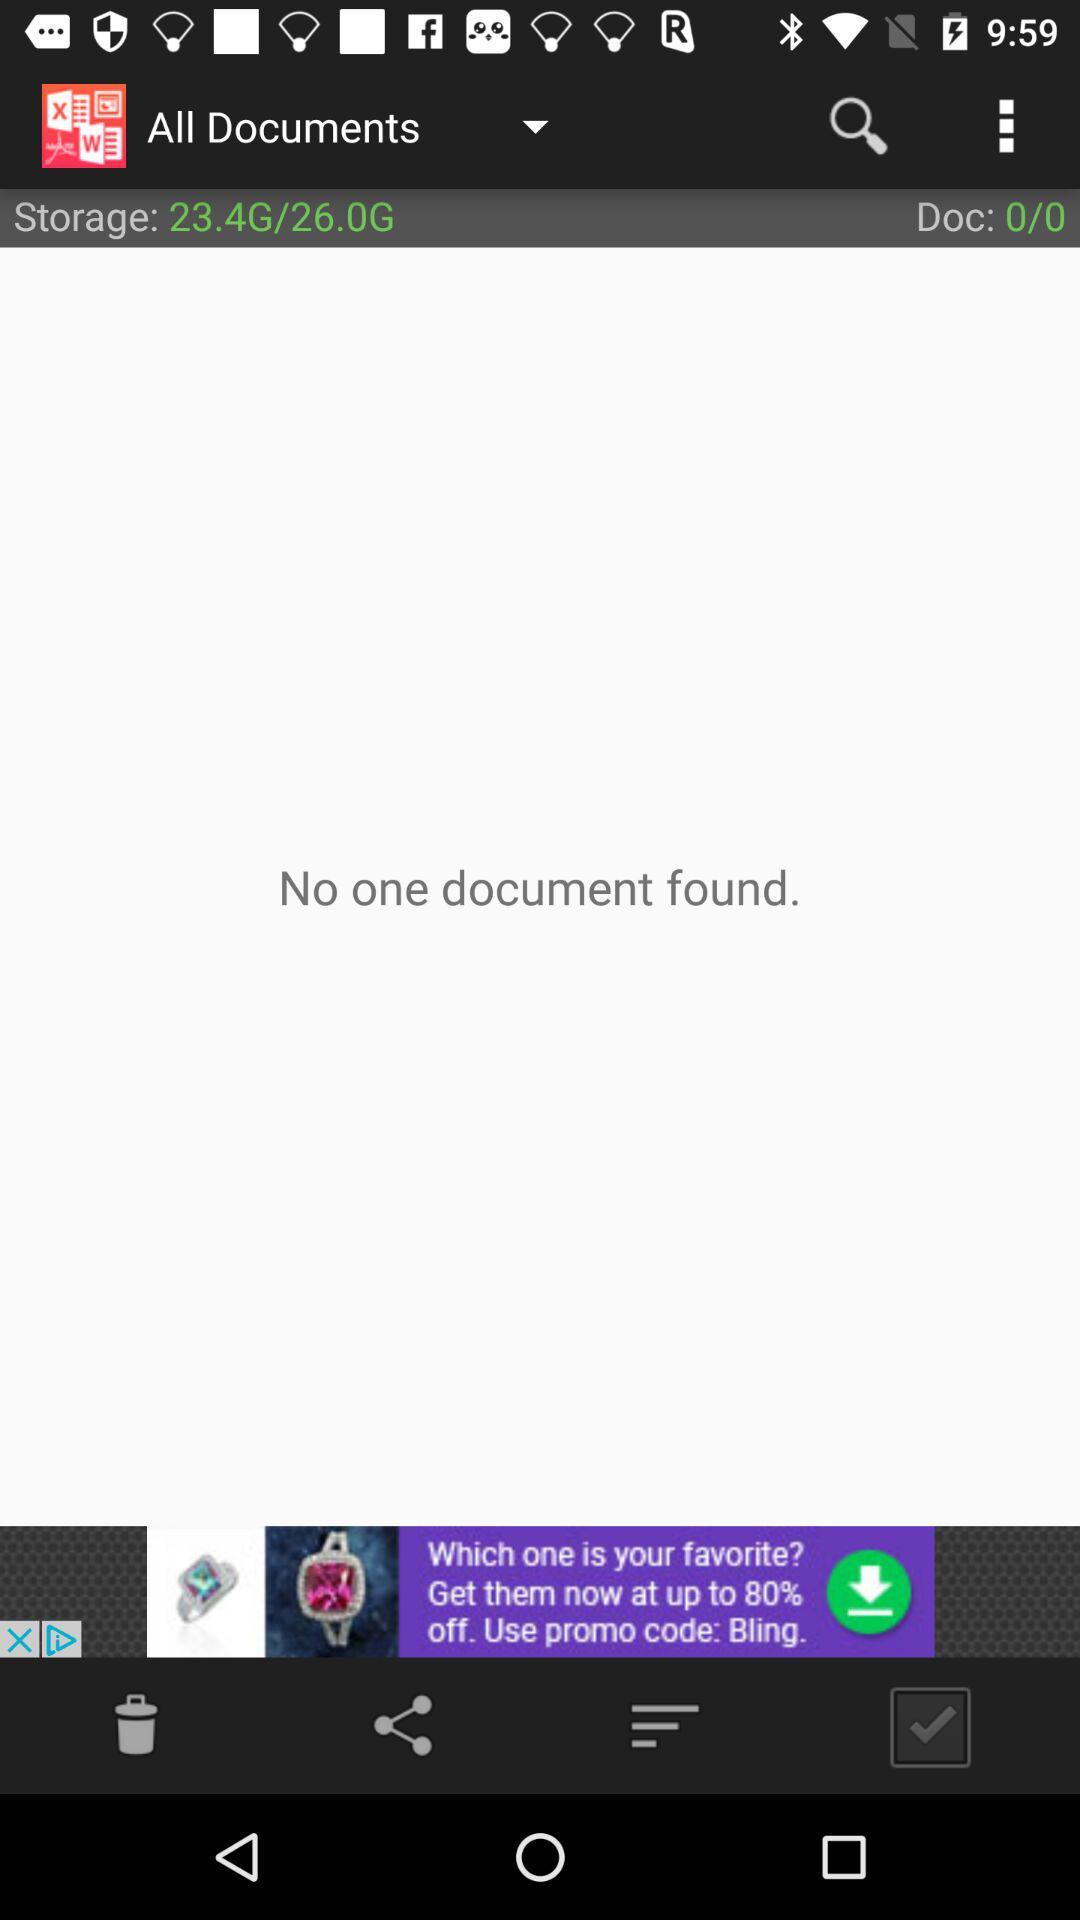  What do you see at coordinates (406, 1724) in the screenshot?
I see `share options` at bounding box center [406, 1724].